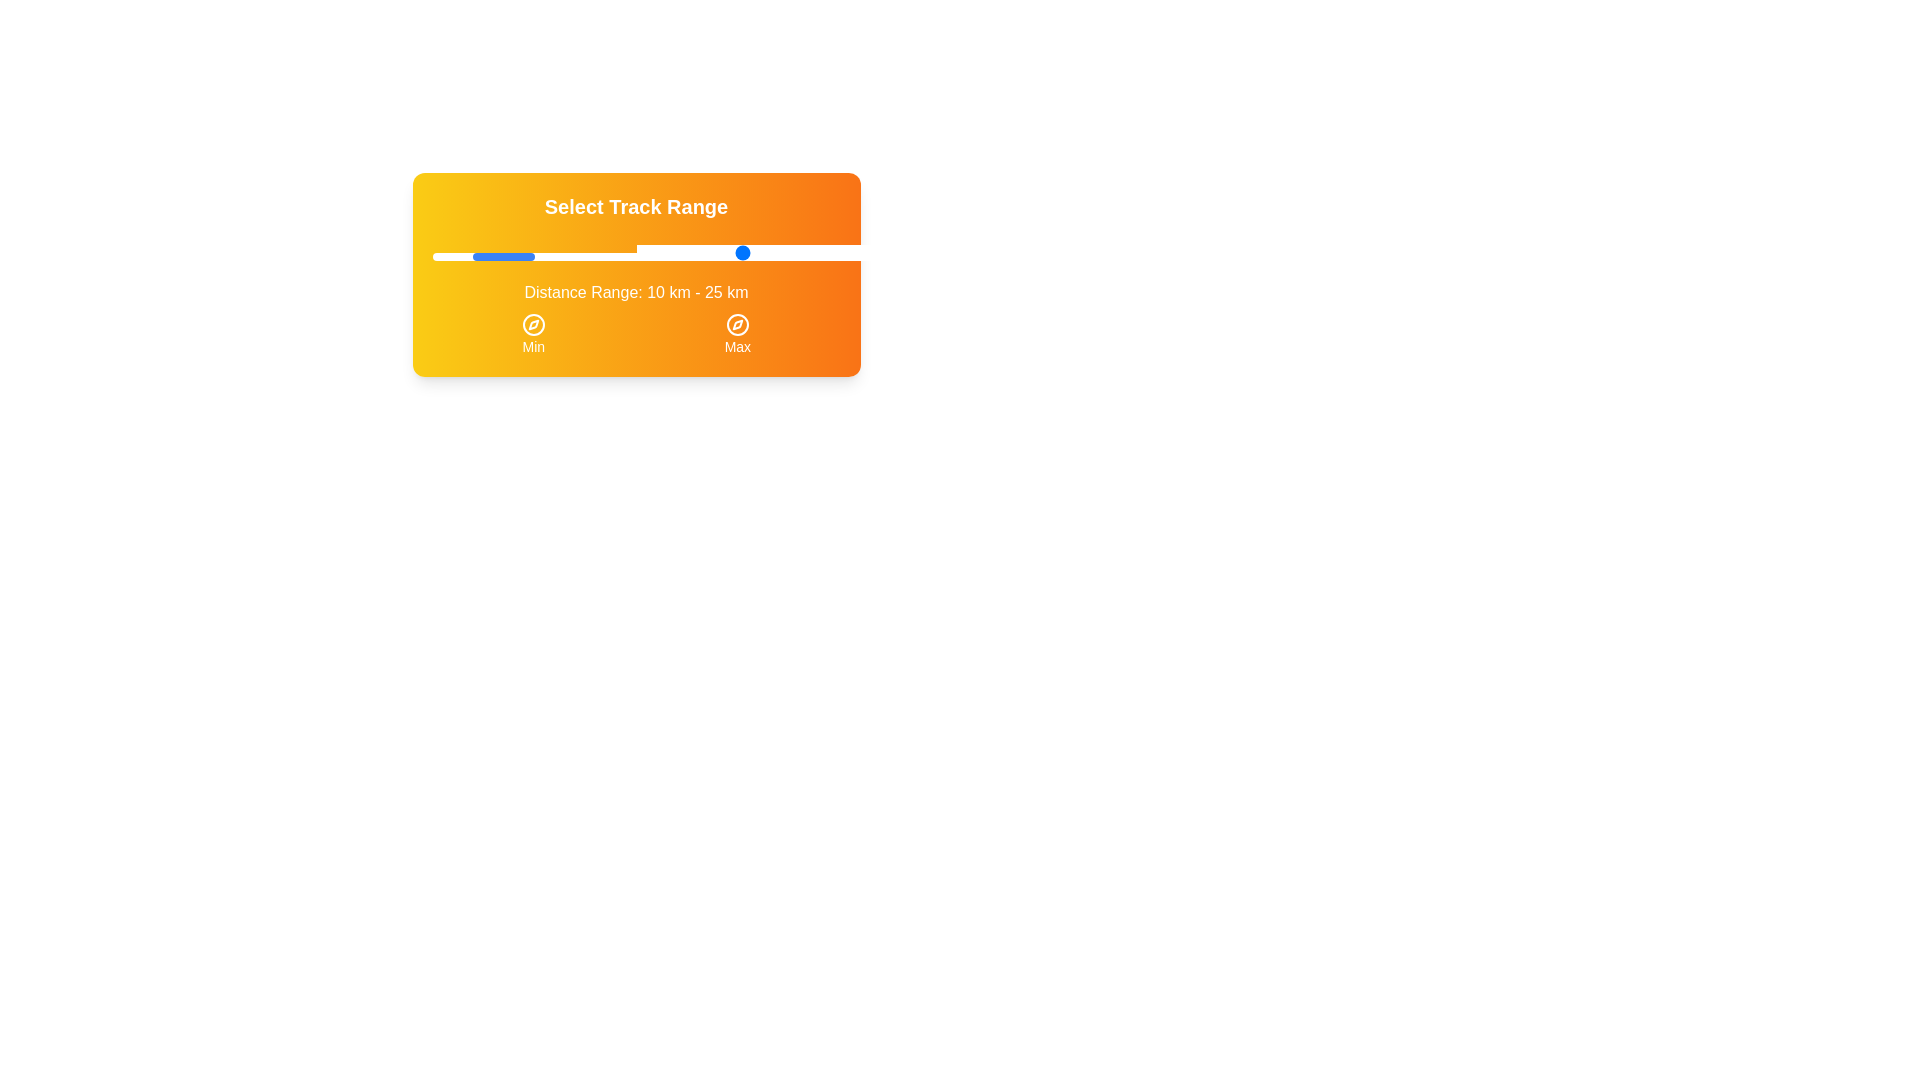 The width and height of the screenshot is (1920, 1080). What do you see at coordinates (770, 256) in the screenshot?
I see `the range slider's value` at bounding box center [770, 256].